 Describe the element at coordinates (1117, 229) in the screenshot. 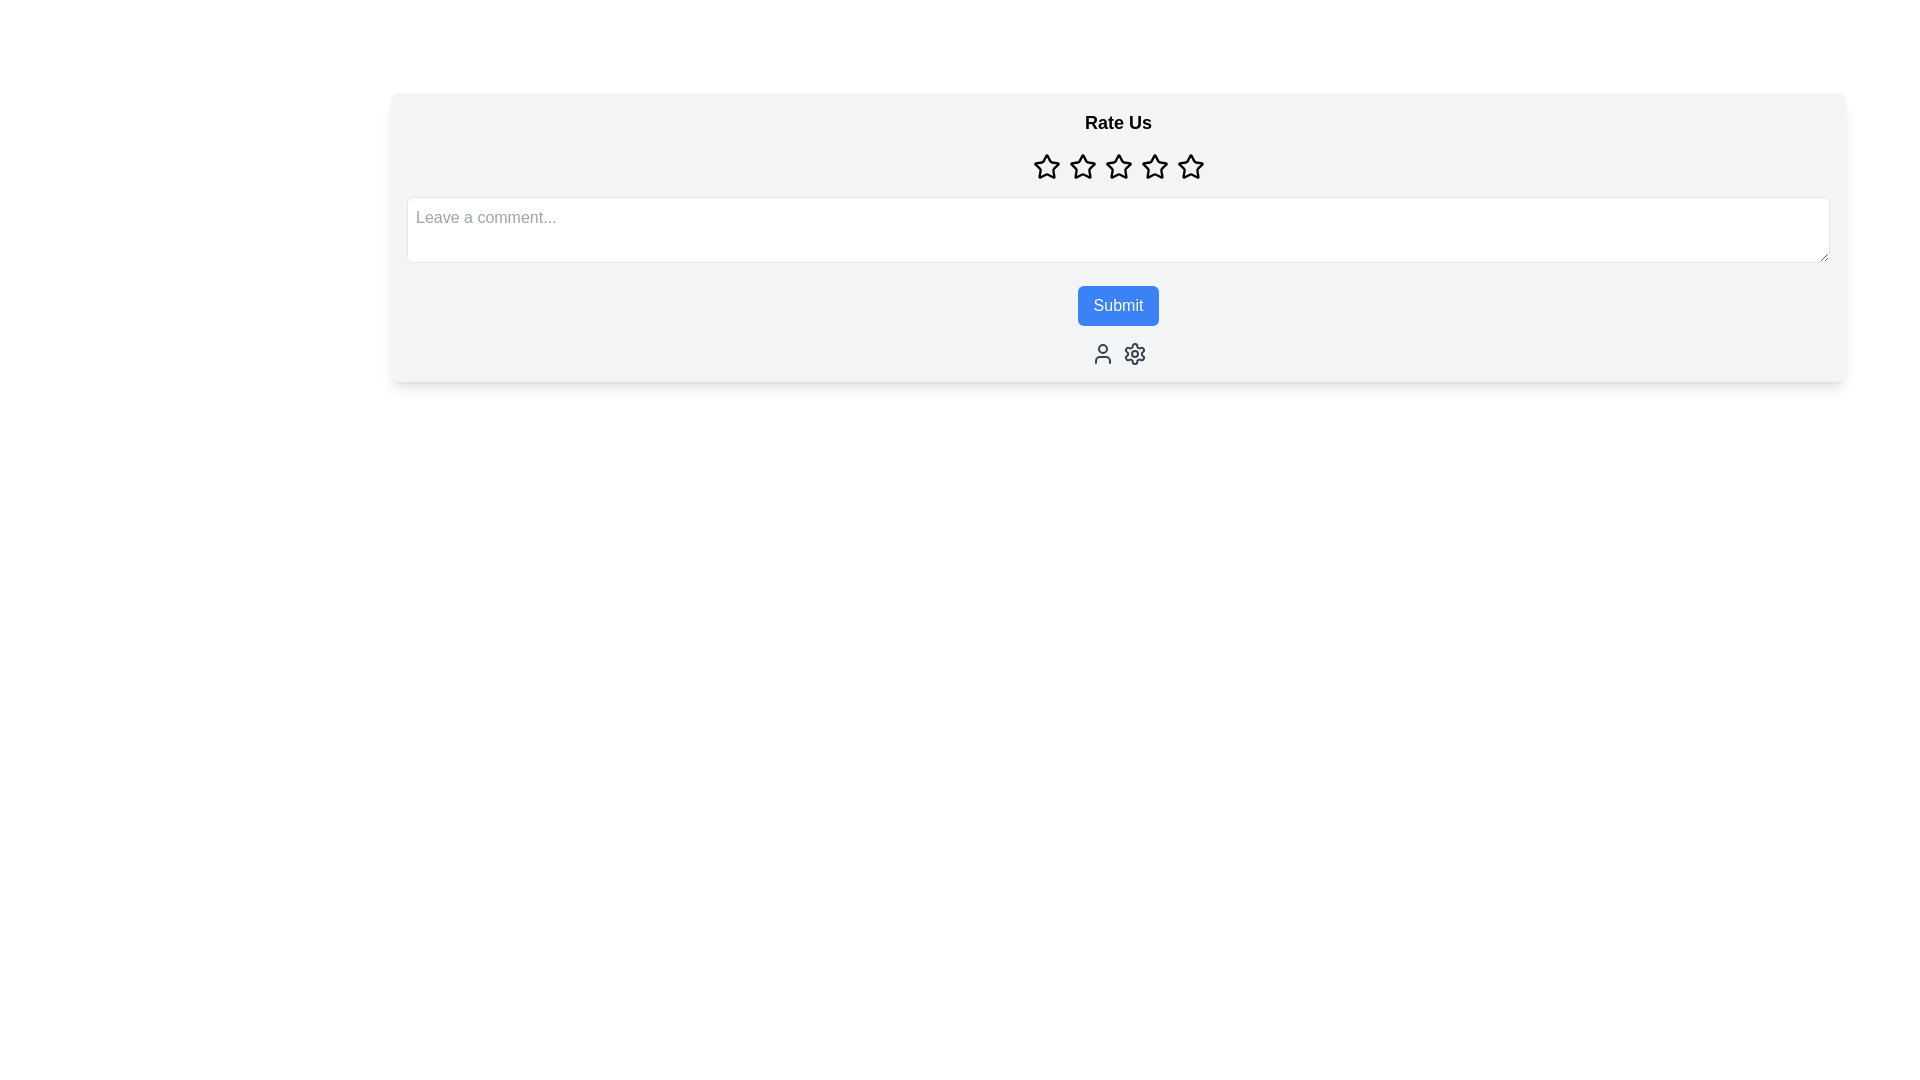

I see `the text input field below the 'Rate Us' title and above the 'Submit' button` at that location.